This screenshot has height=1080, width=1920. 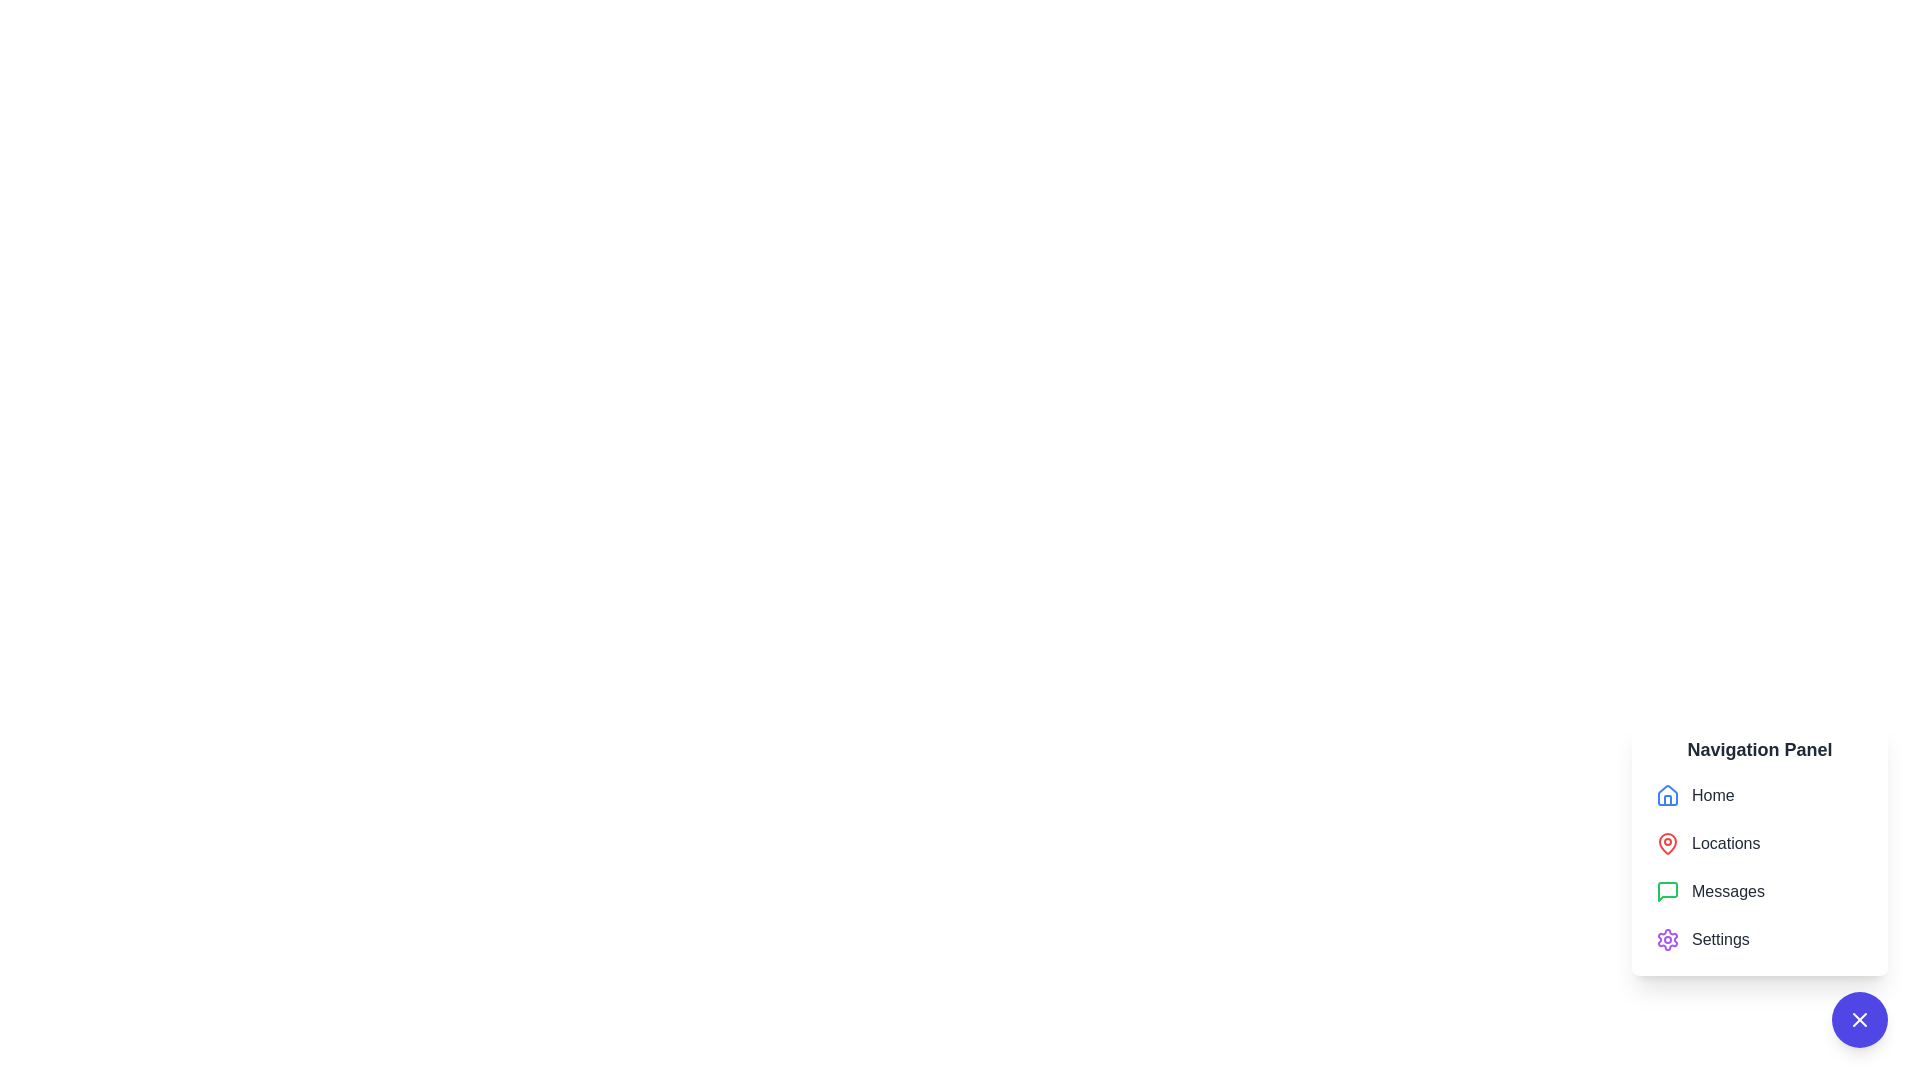 What do you see at coordinates (1712, 794) in the screenshot?
I see `the 'Home' text label in the Navigation Panel` at bounding box center [1712, 794].